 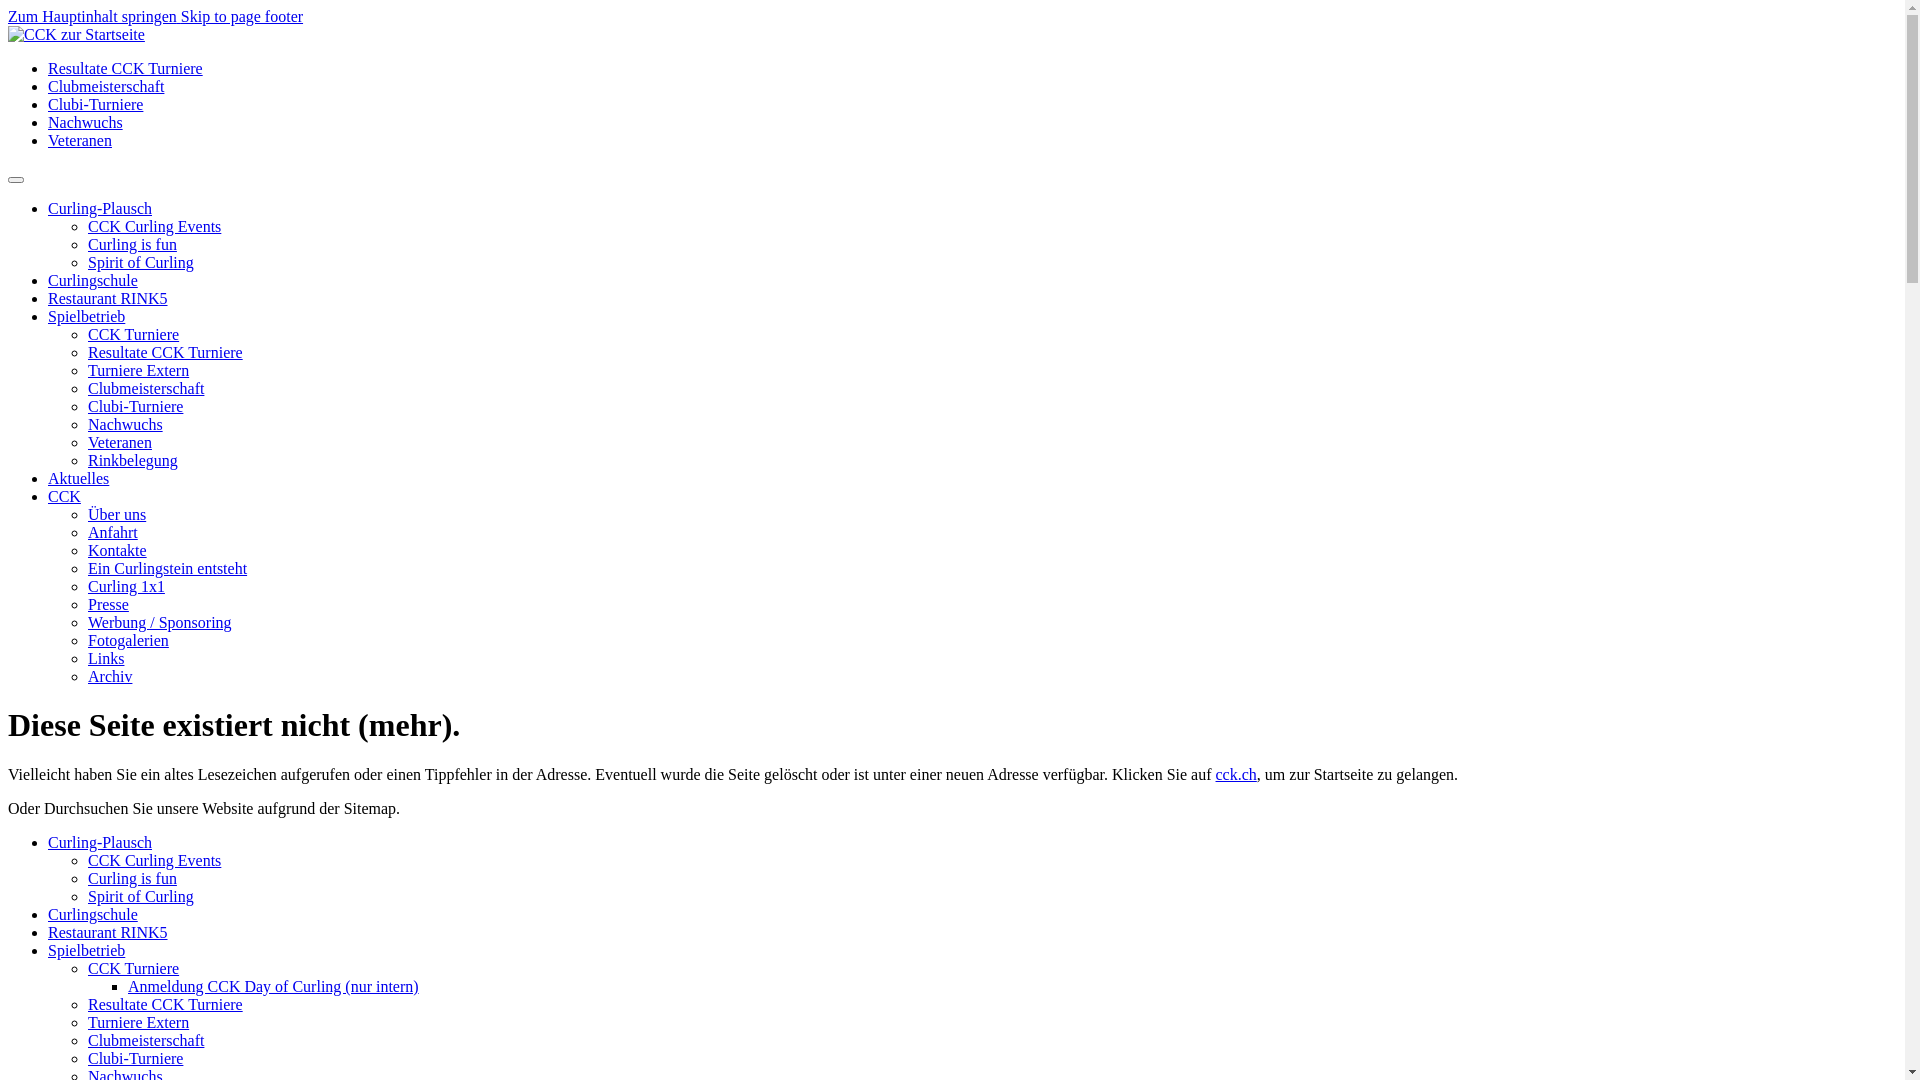 What do you see at coordinates (1235, 773) in the screenshot?
I see `'cck.ch'` at bounding box center [1235, 773].